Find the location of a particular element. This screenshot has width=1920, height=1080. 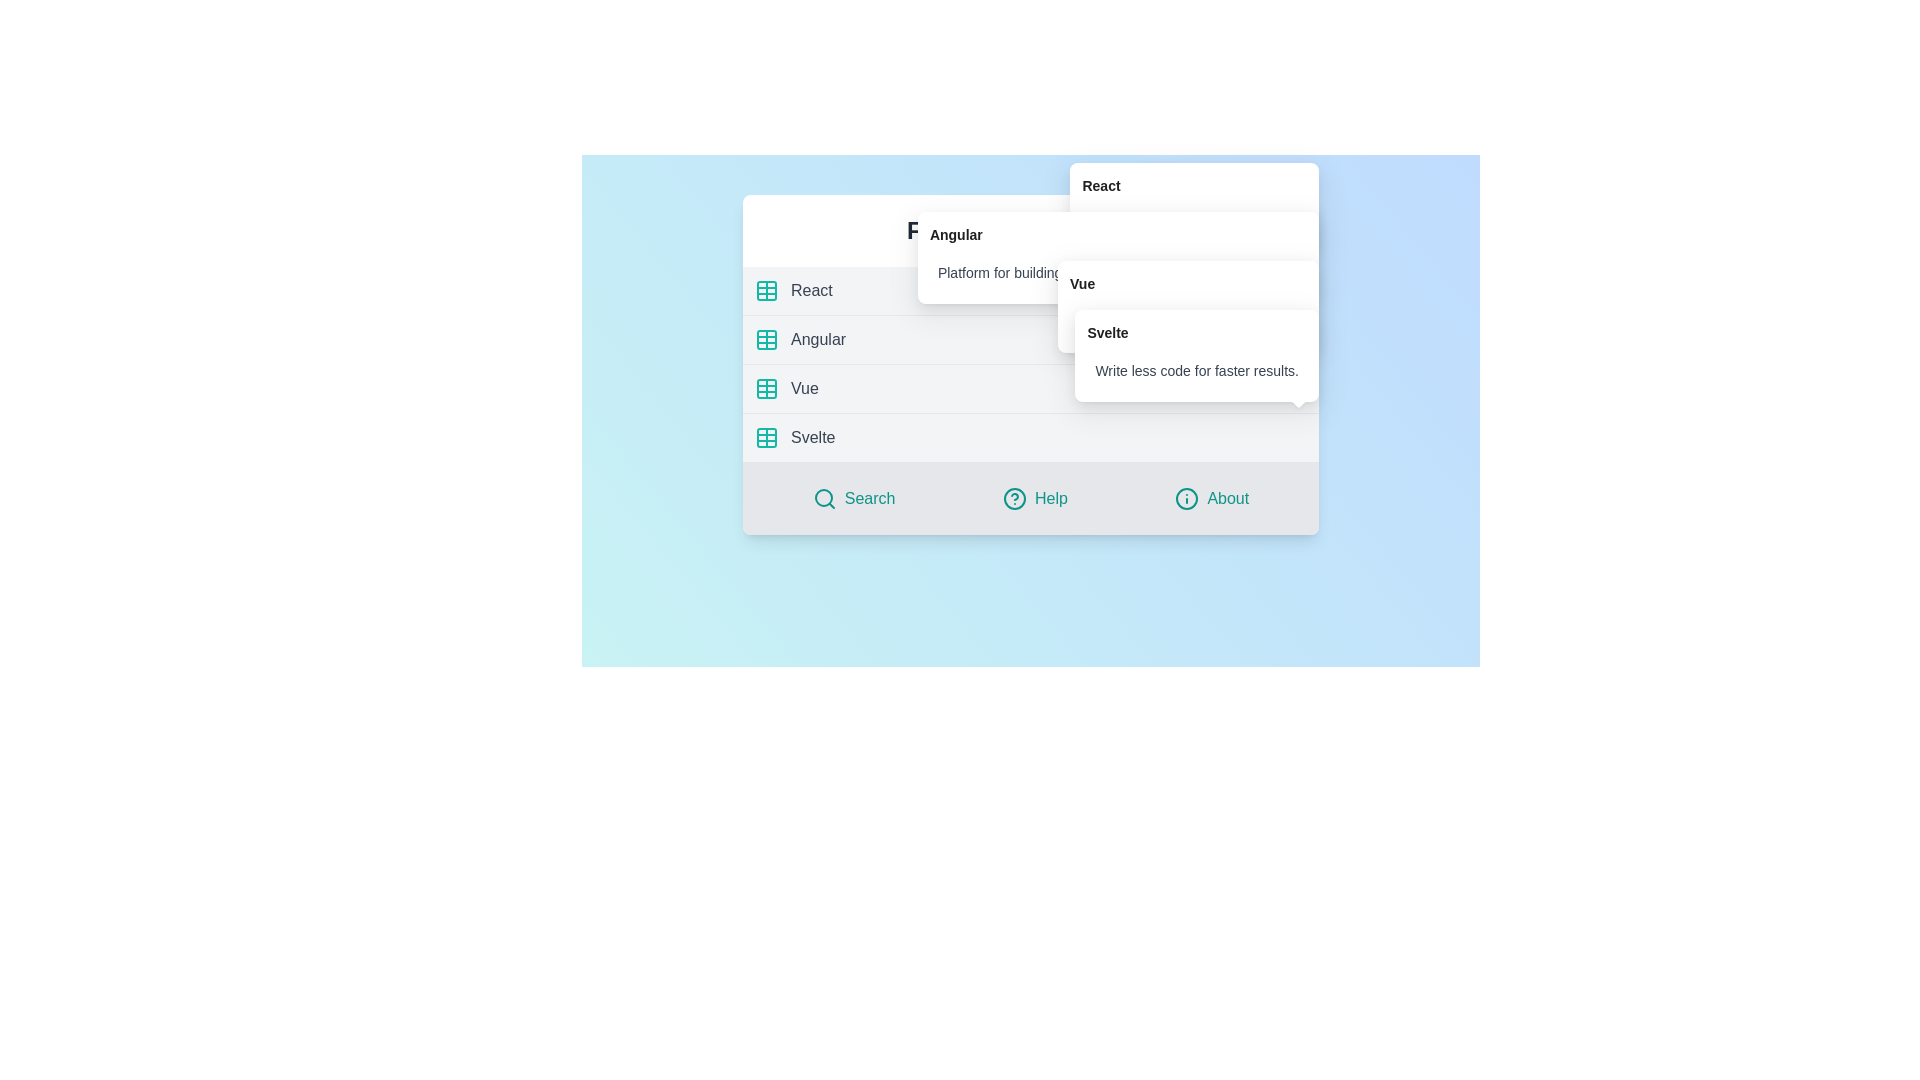

the 'table' icon that precedes the text 'Svelte' in the fourth item of a vertically stacked list under the main content area is located at coordinates (766, 437).